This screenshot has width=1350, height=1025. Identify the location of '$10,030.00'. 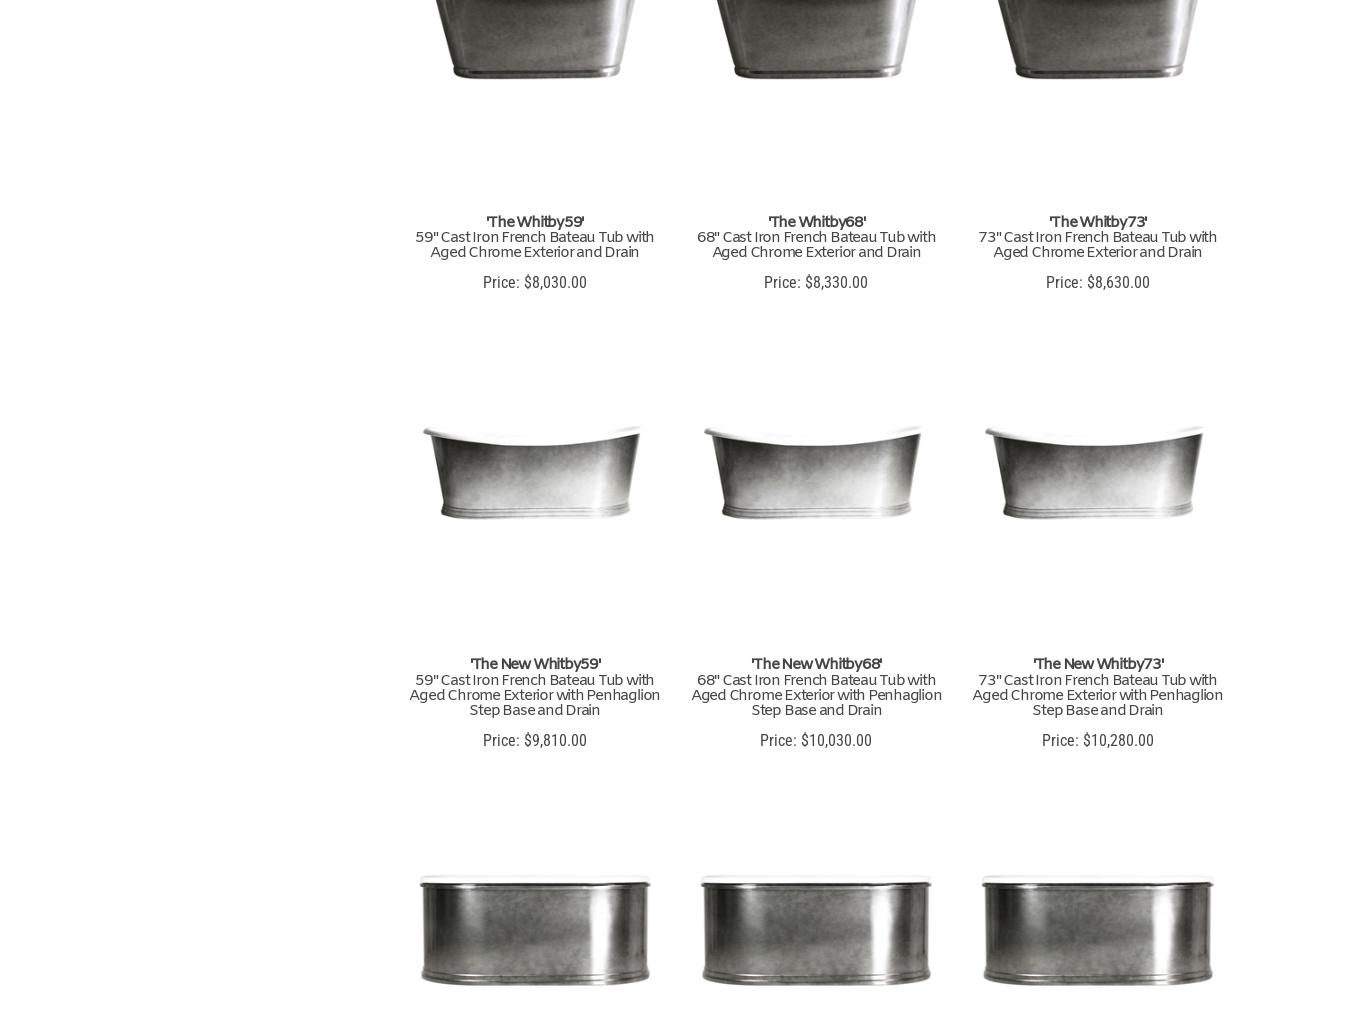
(834, 738).